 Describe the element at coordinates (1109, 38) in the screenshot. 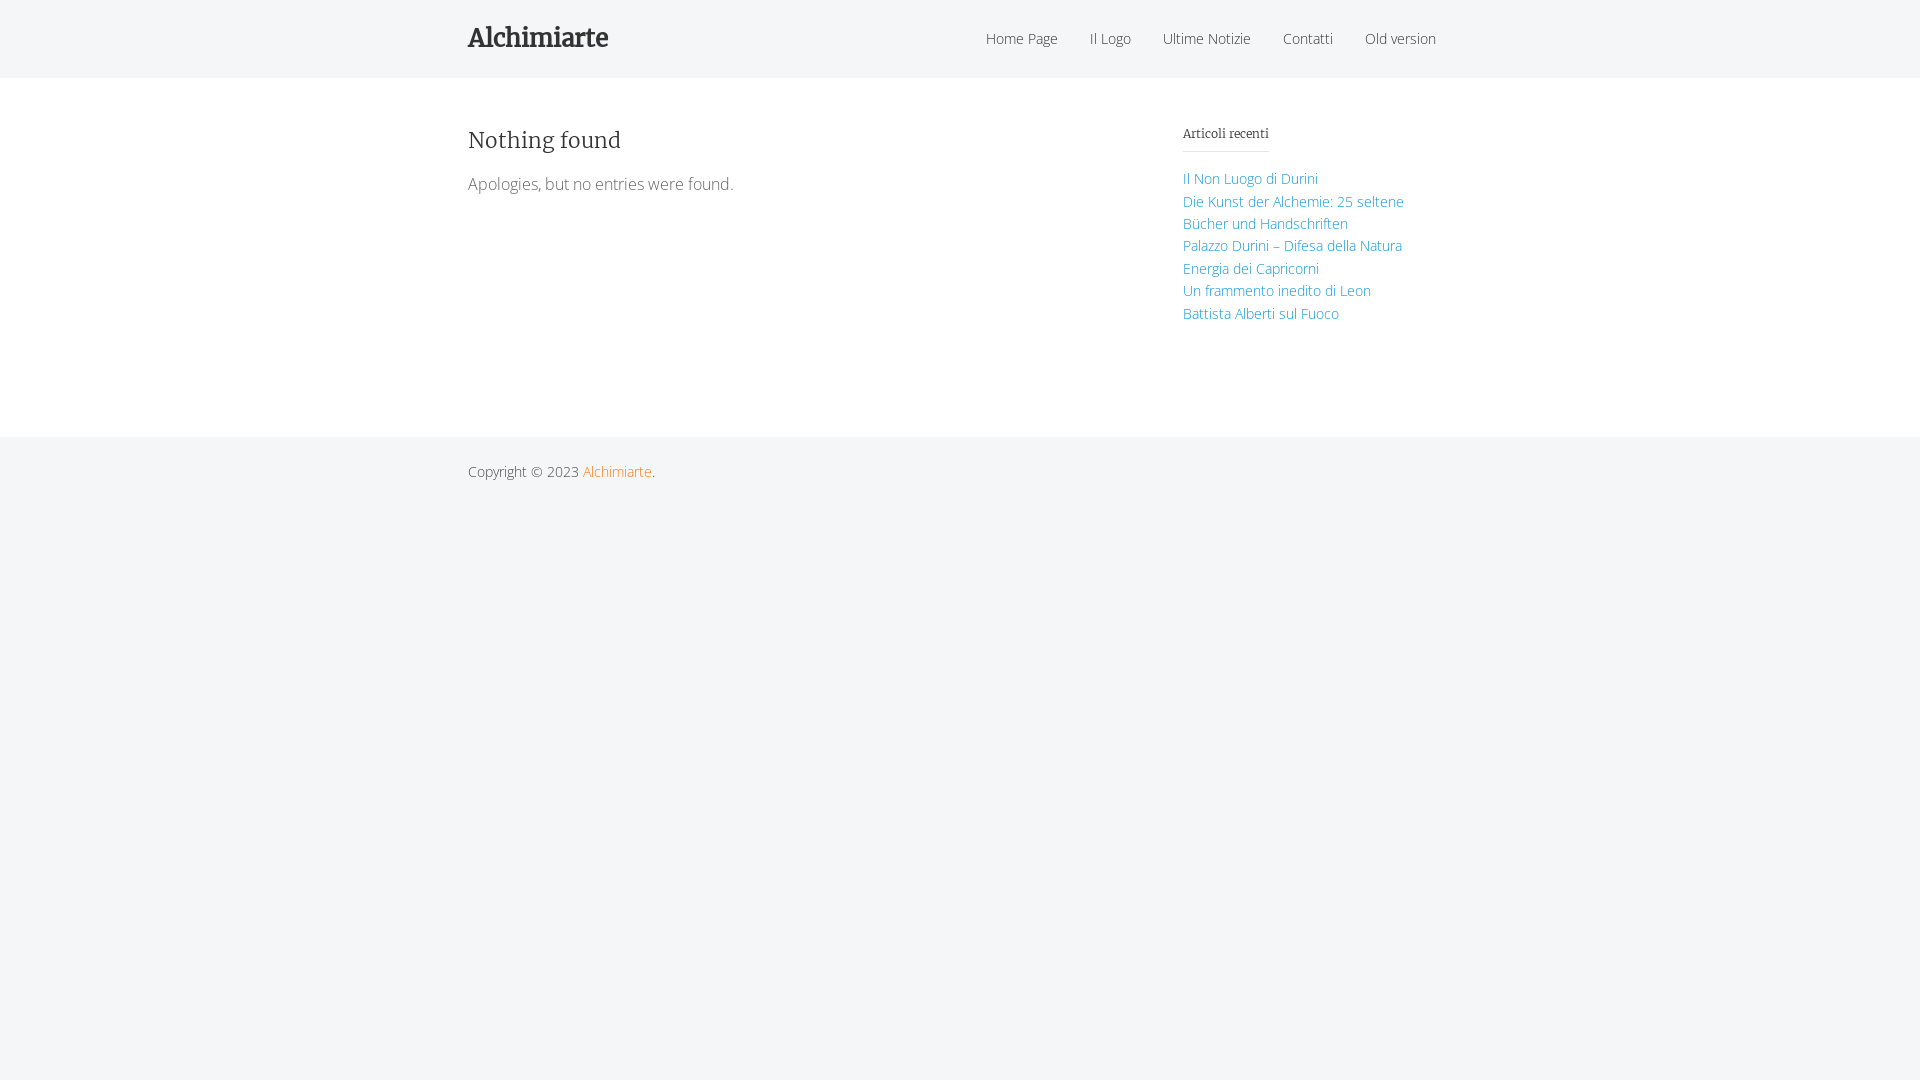

I see `'Il Logo'` at that location.